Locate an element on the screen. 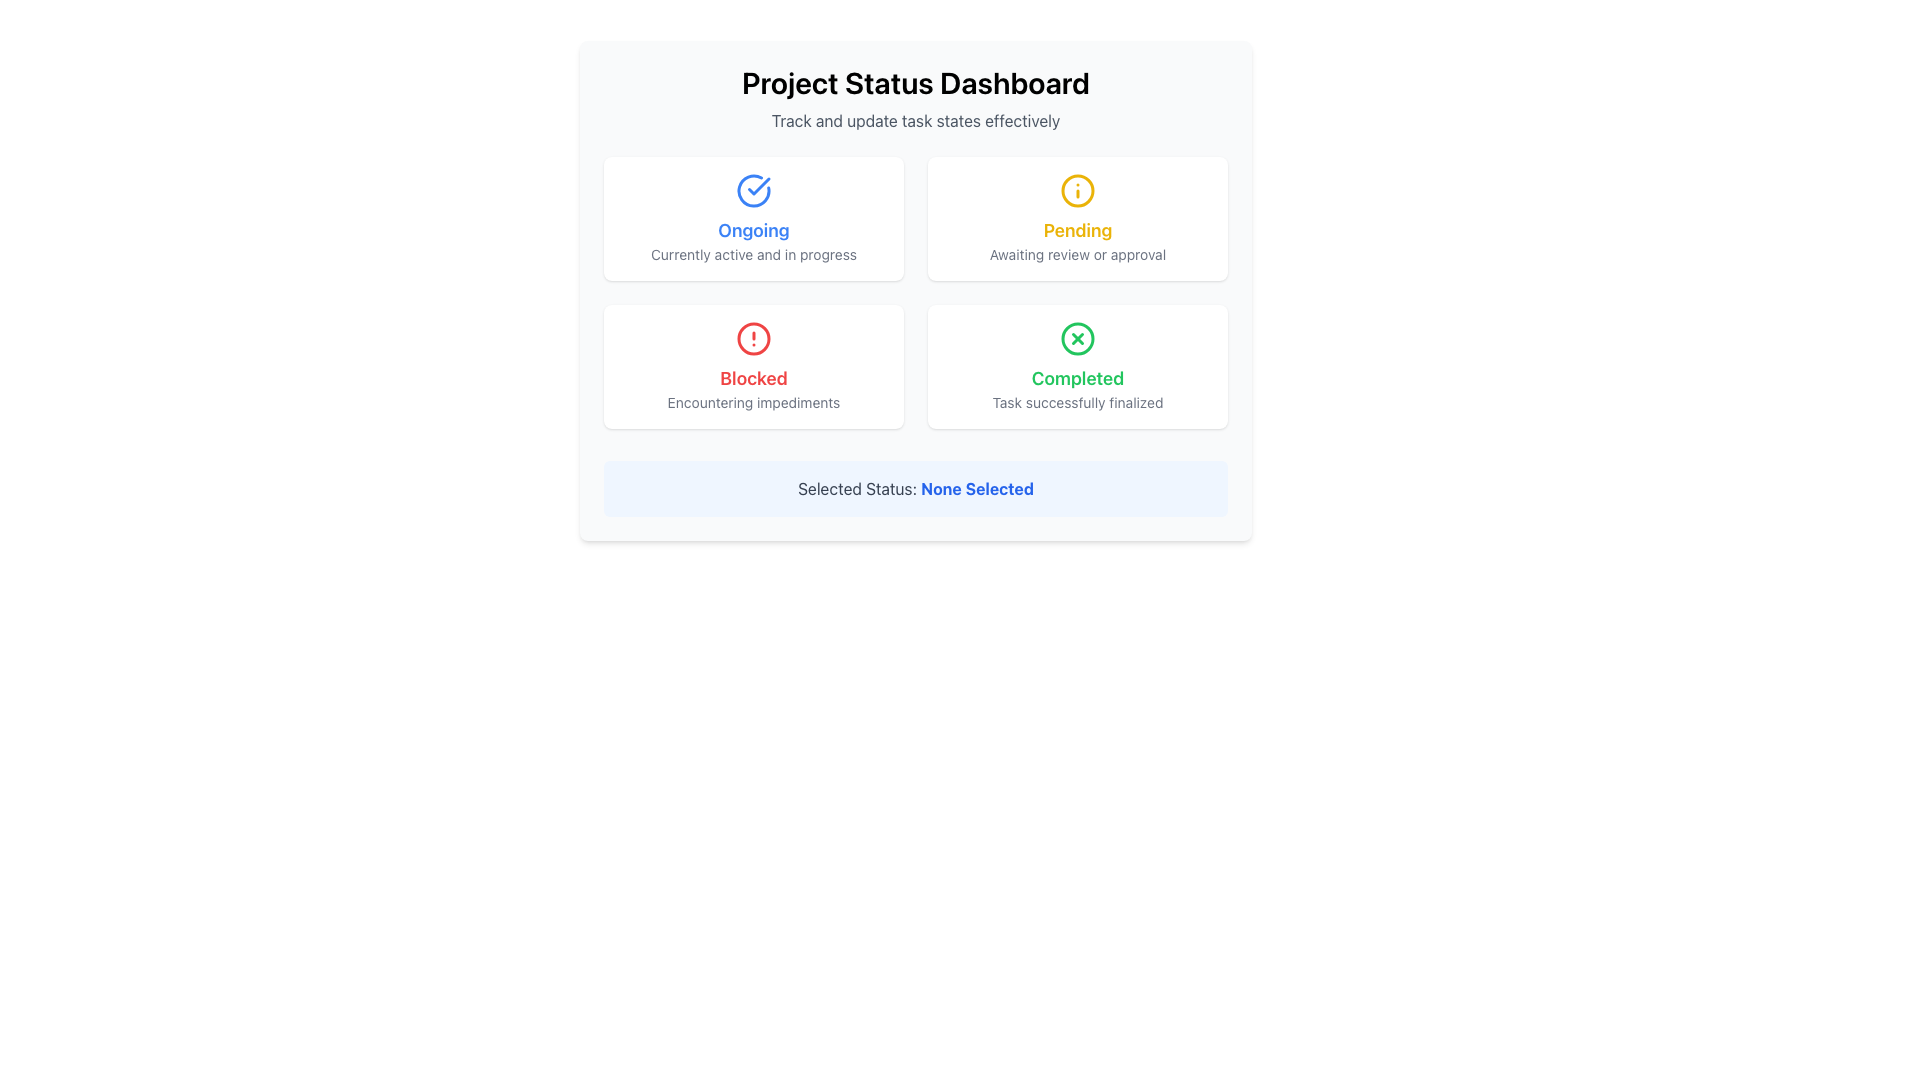  the Icon component represented by a diagonal line crossing from the top-right to the bottom-left corner of the square shape inside the 'Completed' status card in the dashboard is located at coordinates (1077, 338).